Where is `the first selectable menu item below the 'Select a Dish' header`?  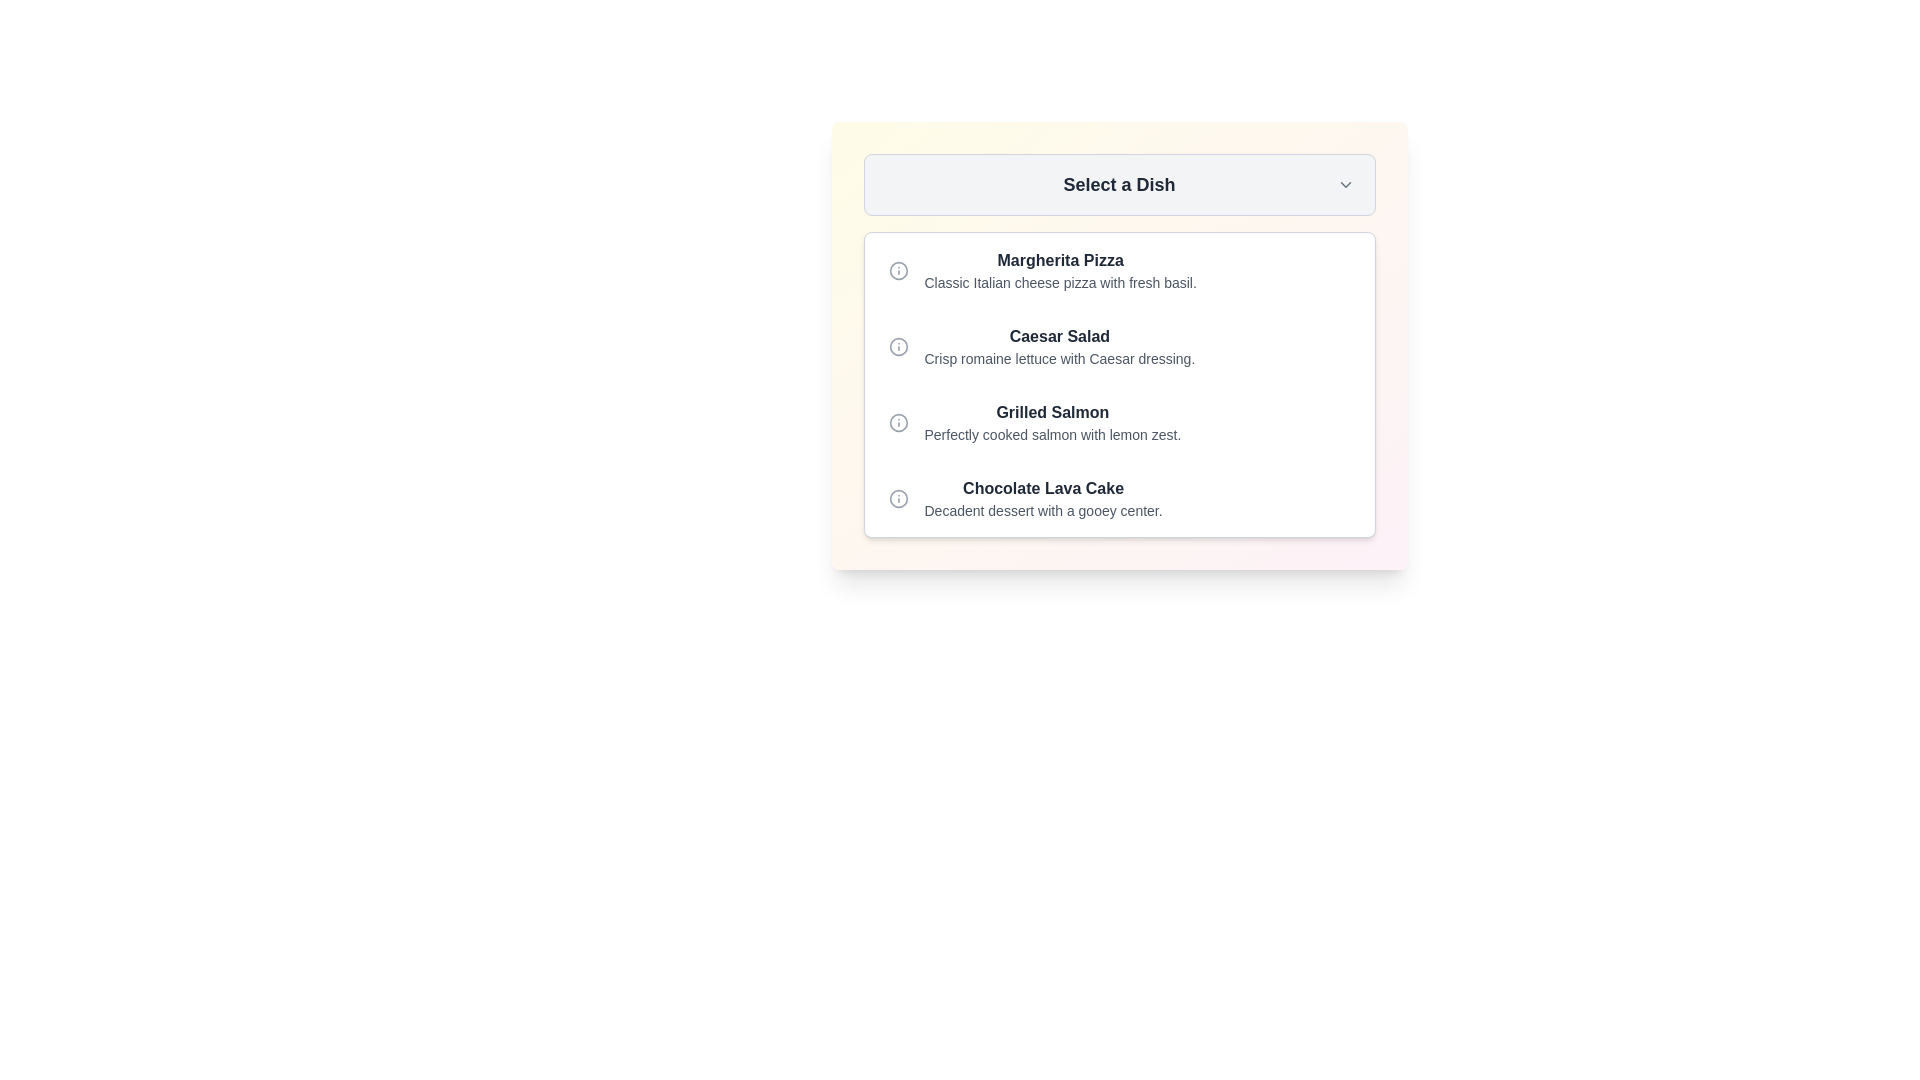
the first selectable menu item below the 'Select a Dish' header is located at coordinates (1118, 270).